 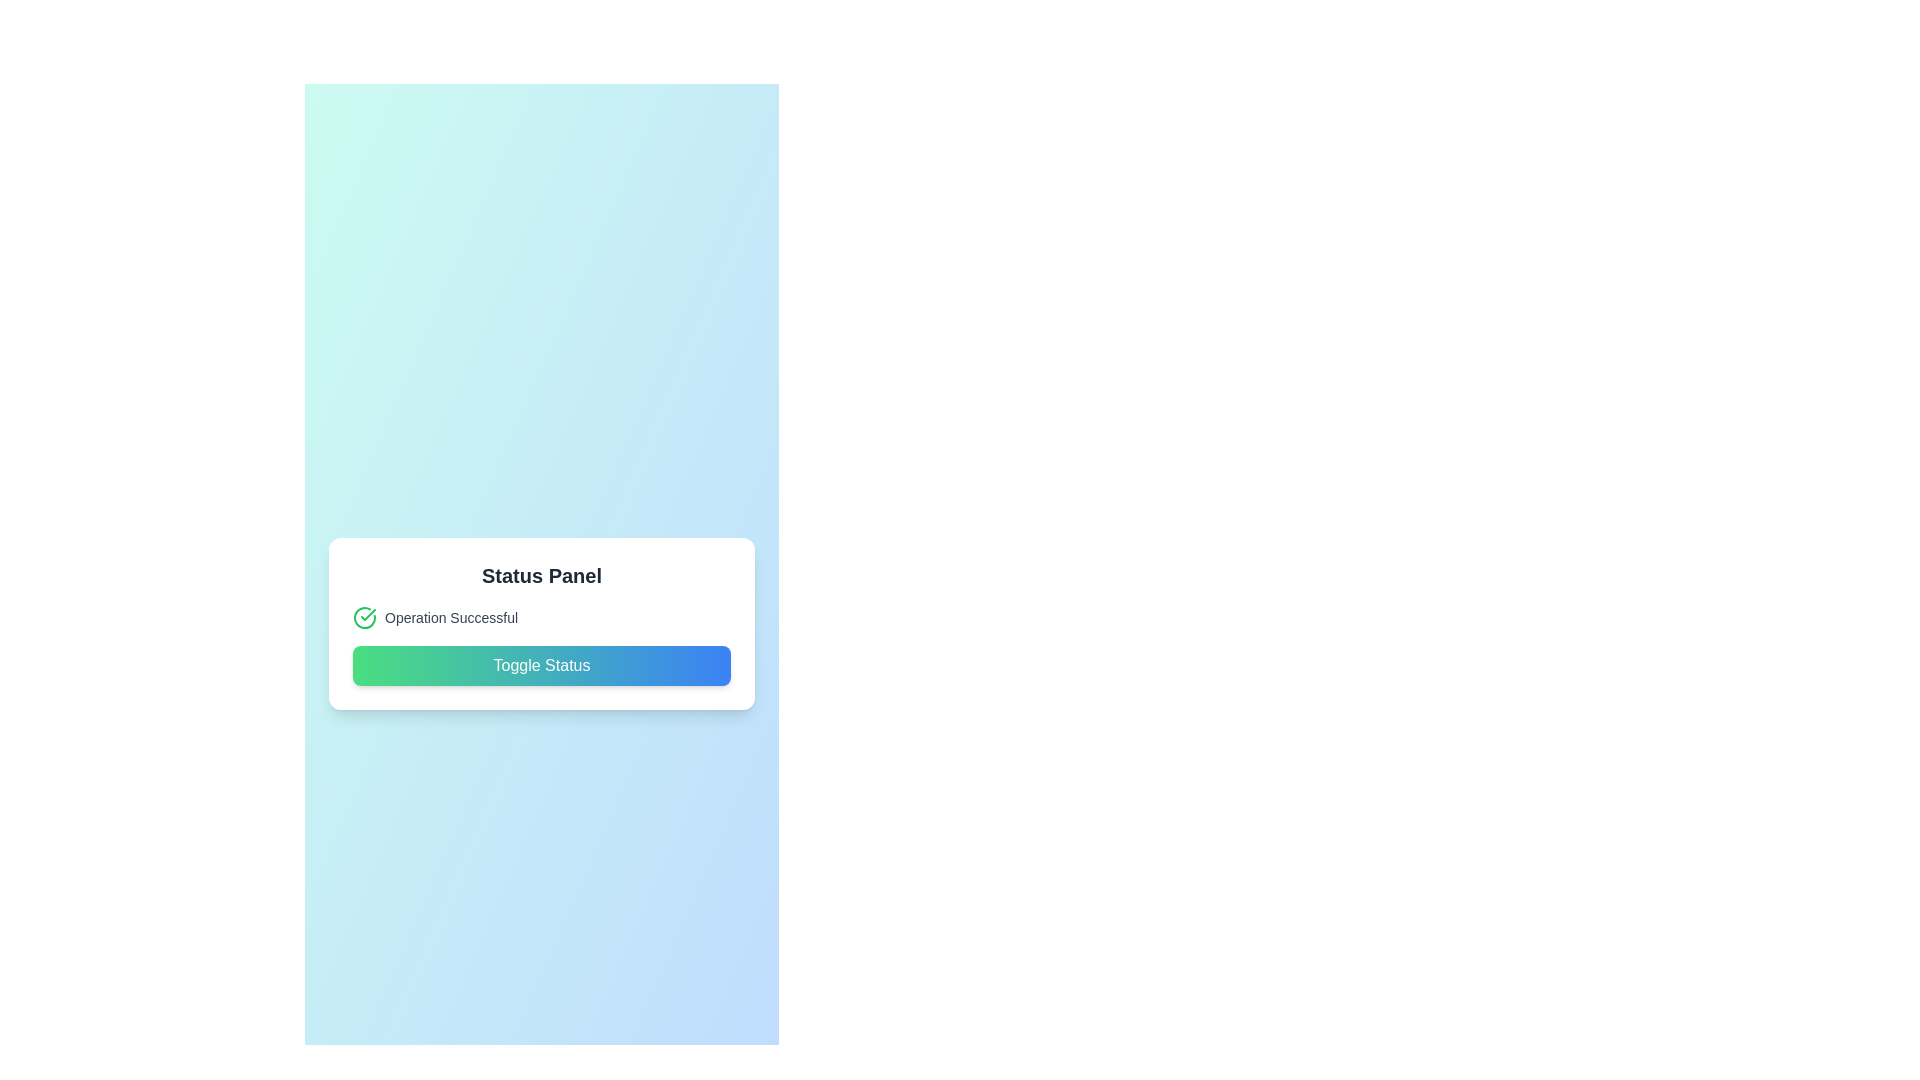 What do you see at coordinates (542, 666) in the screenshot?
I see `the 'Toggle Status' button with a gradient background transitioning from green to blue, located within the 'Status Panel' below 'Operation Successful'` at bounding box center [542, 666].